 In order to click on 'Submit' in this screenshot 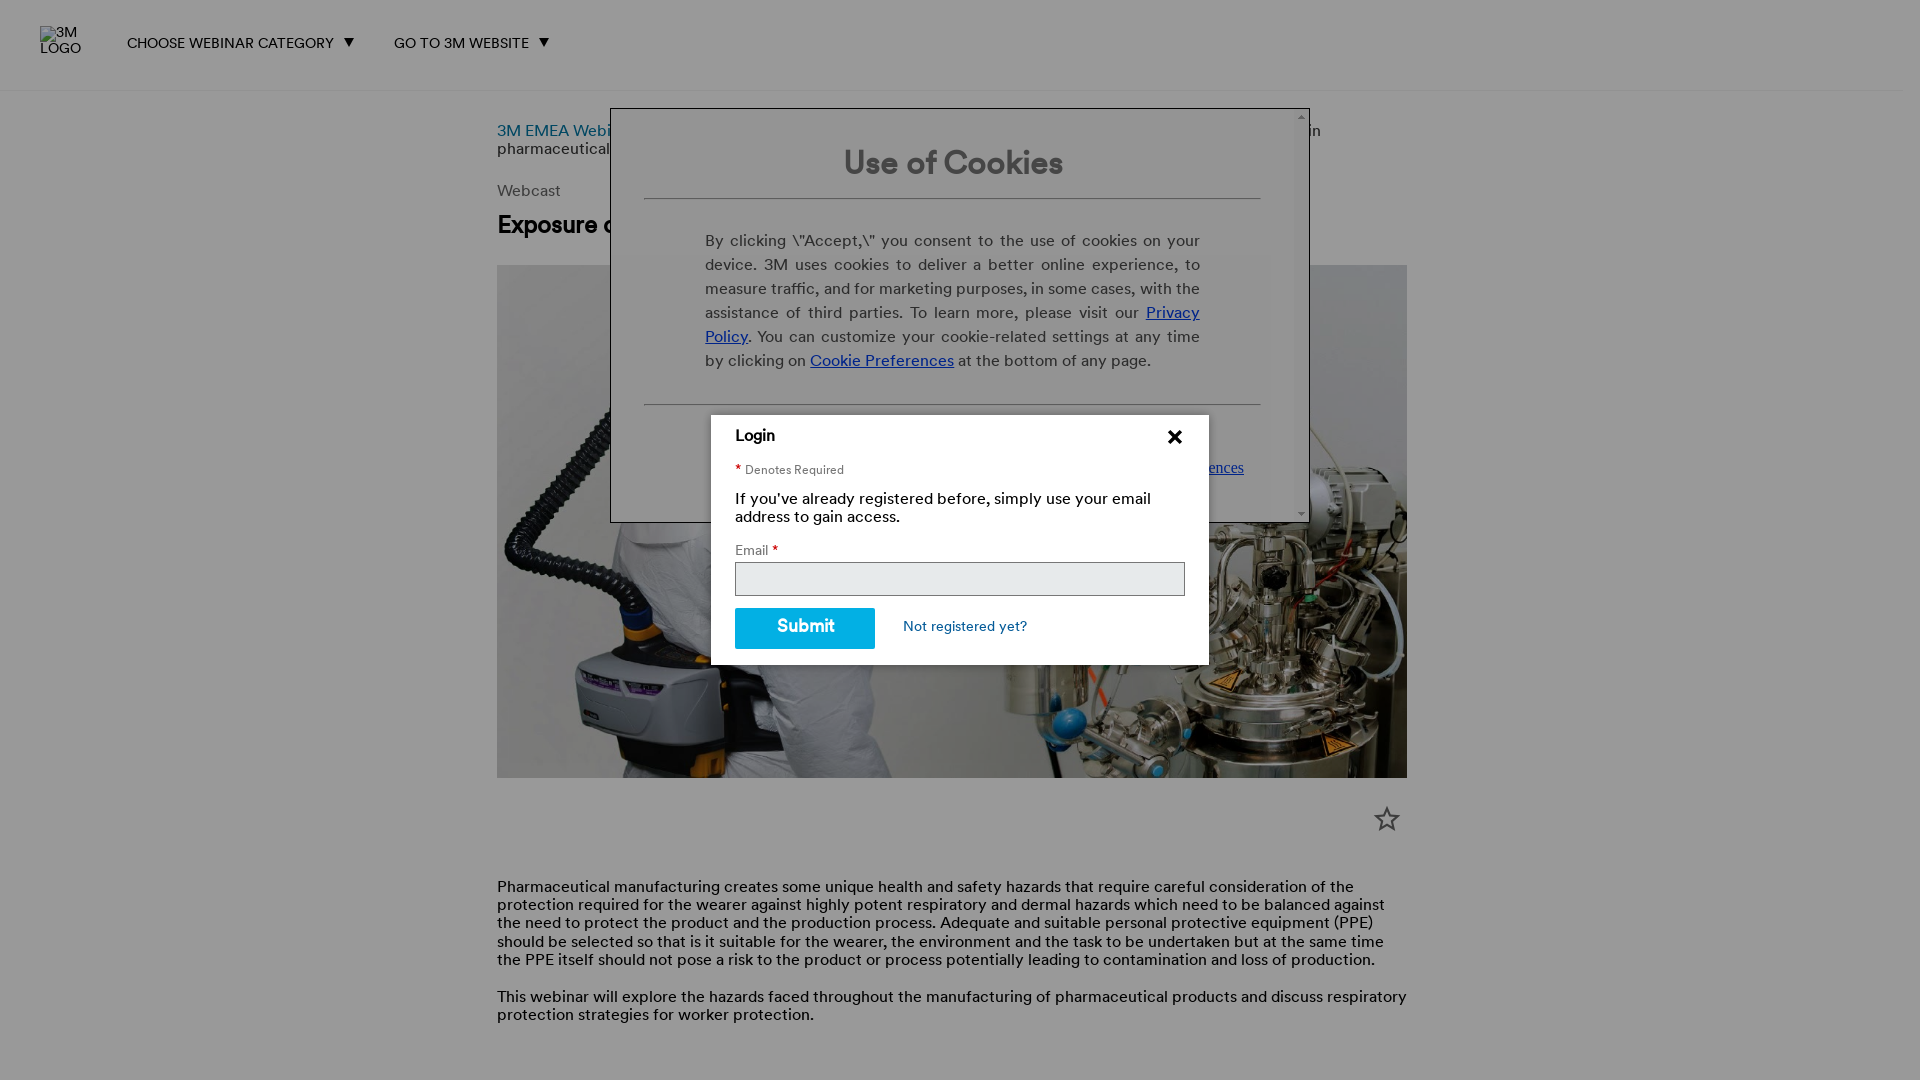, I will do `click(733, 627)`.